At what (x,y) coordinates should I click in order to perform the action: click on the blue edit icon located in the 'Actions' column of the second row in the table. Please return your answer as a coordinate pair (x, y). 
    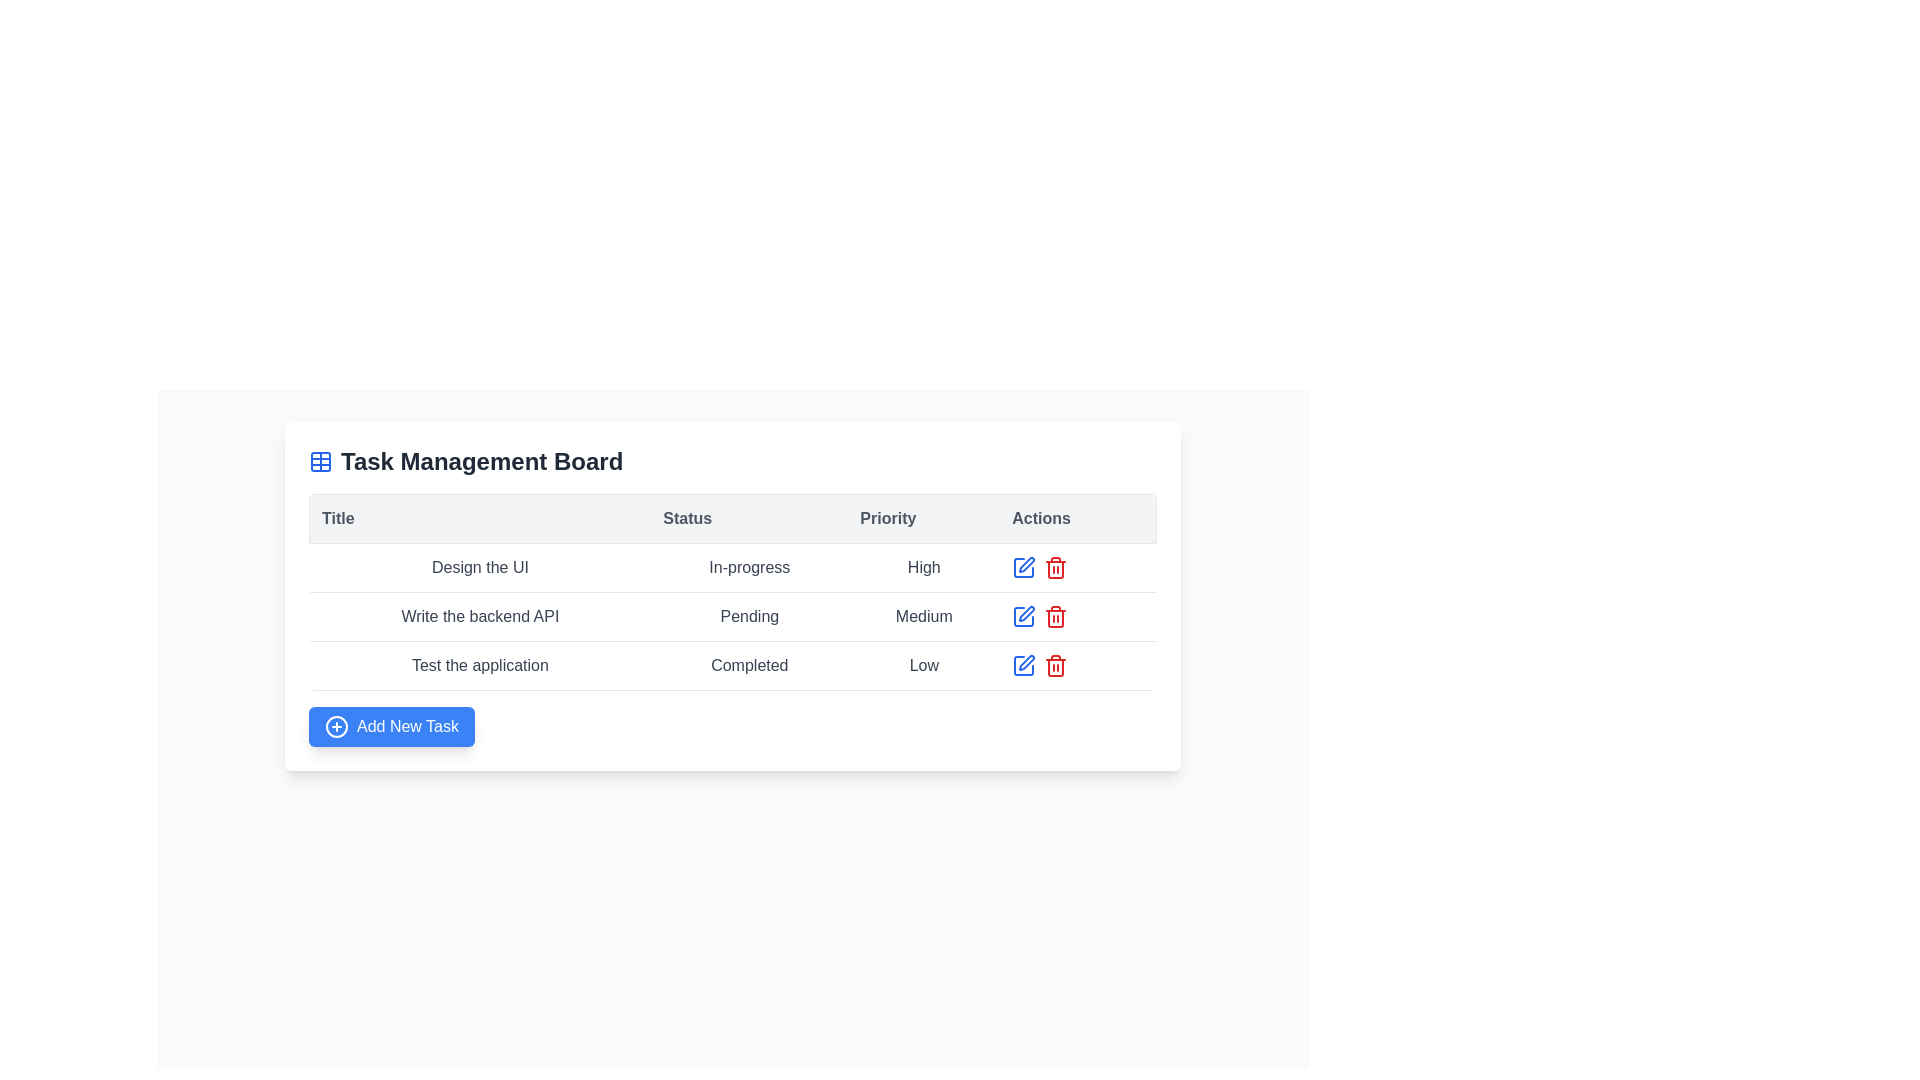
    Looking at the image, I should click on (1023, 616).